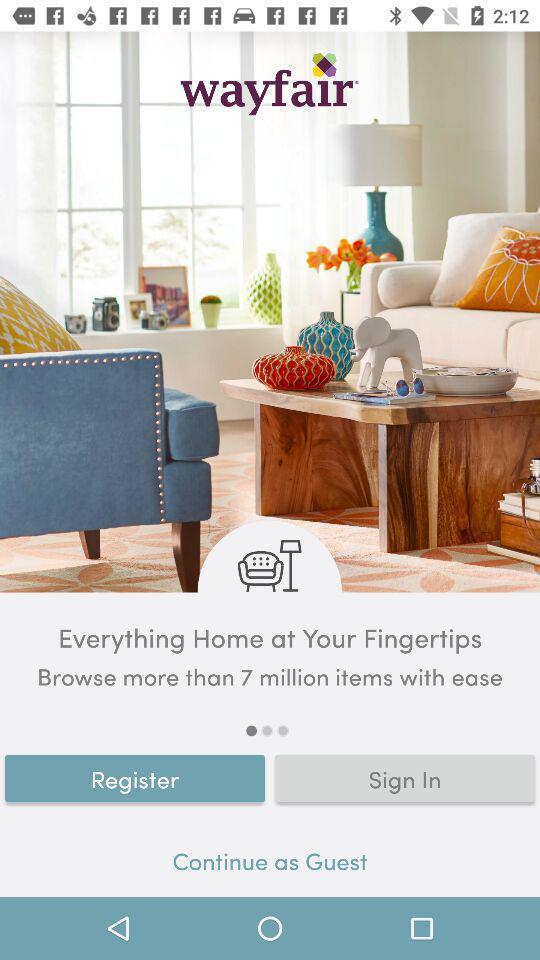 This screenshot has height=960, width=540. Describe the element at coordinates (135, 777) in the screenshot. I see `the item next to the sign in item` at that location.